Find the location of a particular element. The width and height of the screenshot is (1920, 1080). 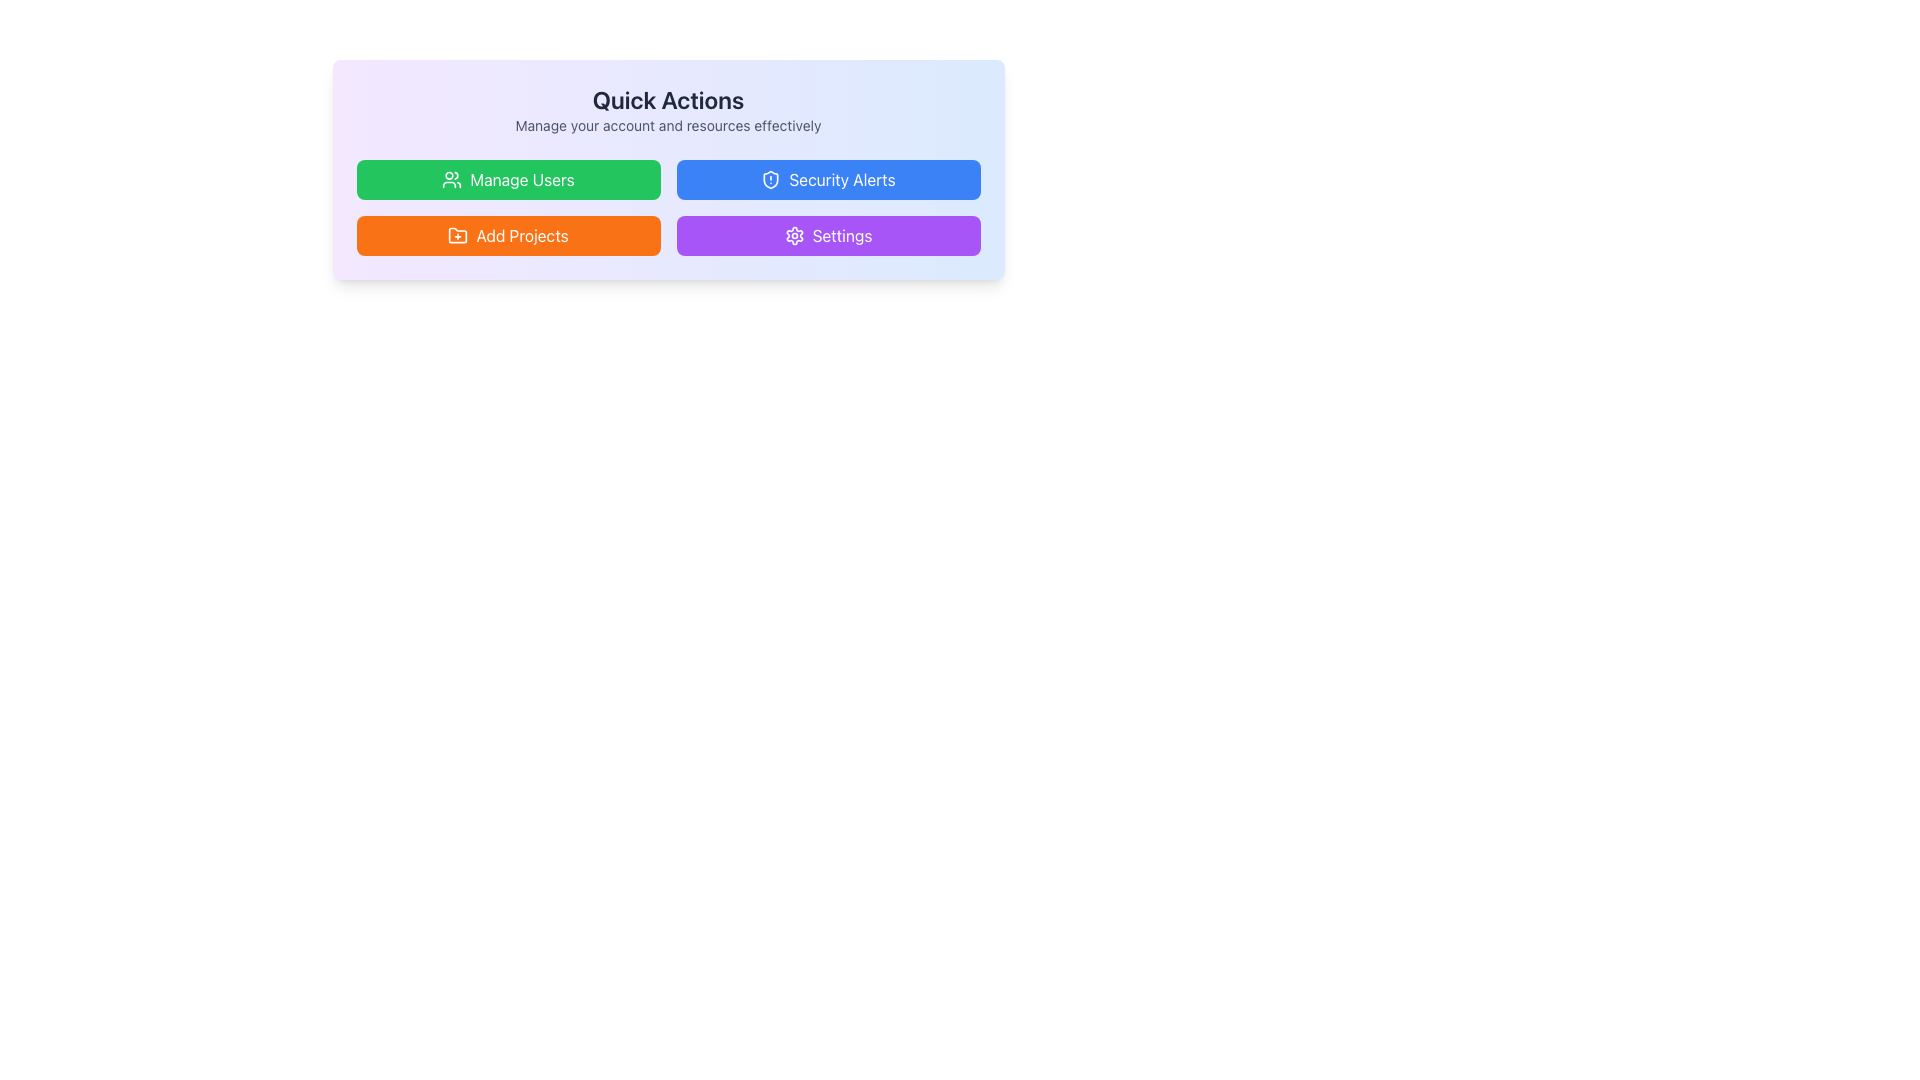

the decorative security icon that enhances the 'Security Alerts' button, located in the second column of the top row within the 'Quick Actions' section, positioned to the left of the button text is located at coordinates (770, 180).